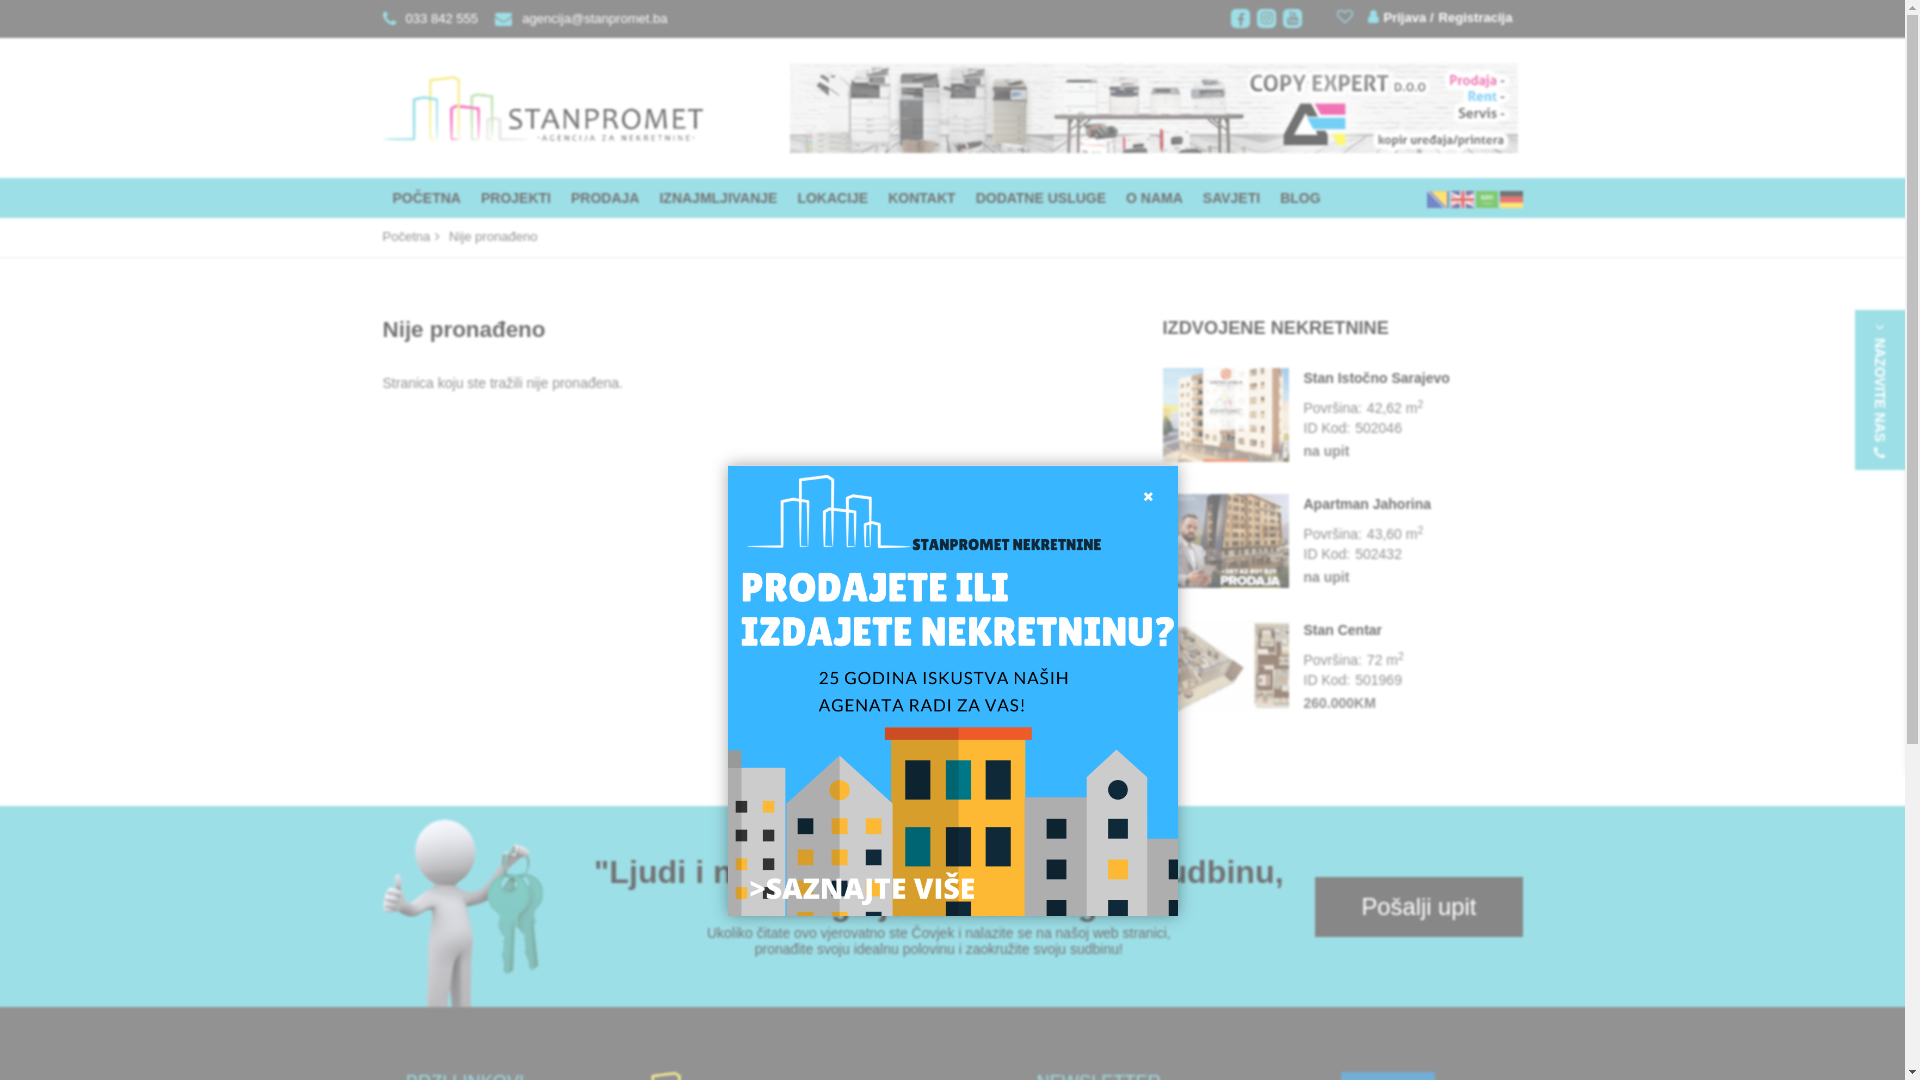  I want to click on 'Bosanski', so click(1437, 197).